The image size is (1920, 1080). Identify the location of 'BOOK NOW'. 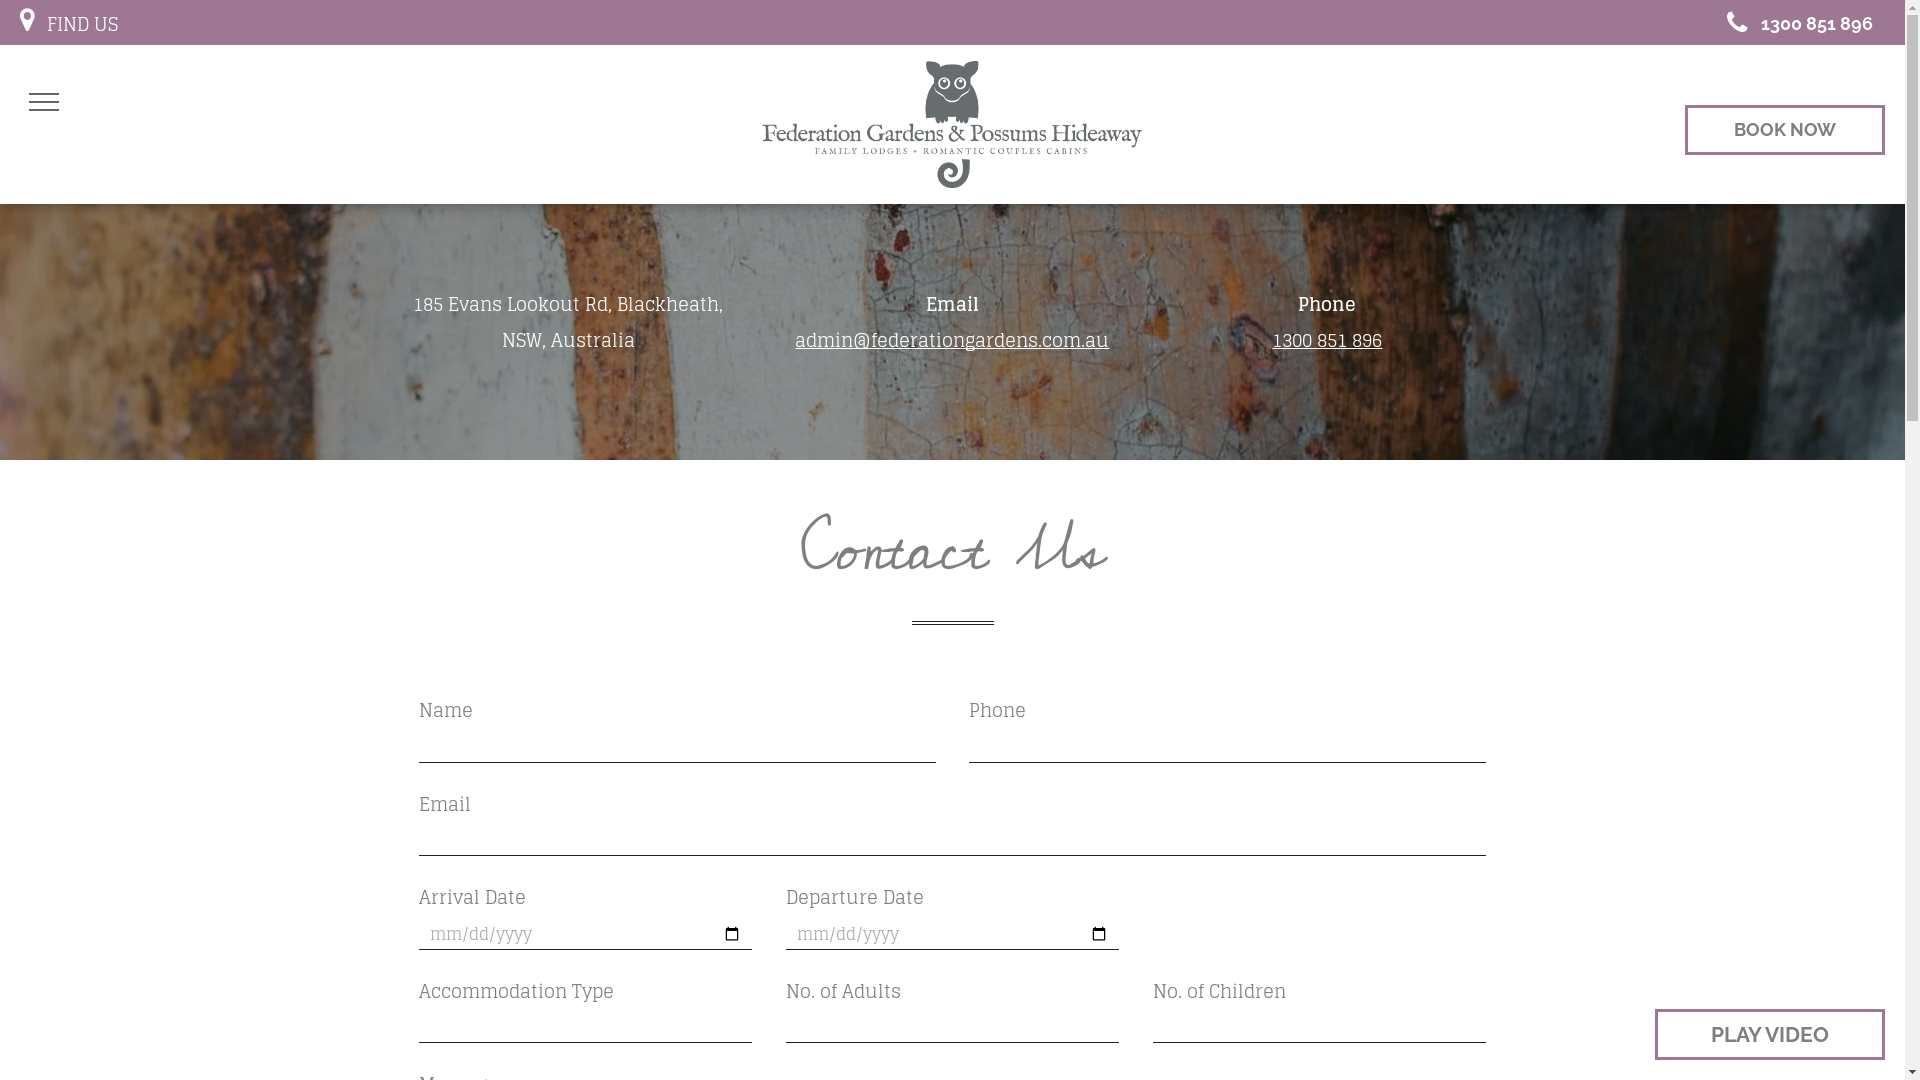
(1785, 130).